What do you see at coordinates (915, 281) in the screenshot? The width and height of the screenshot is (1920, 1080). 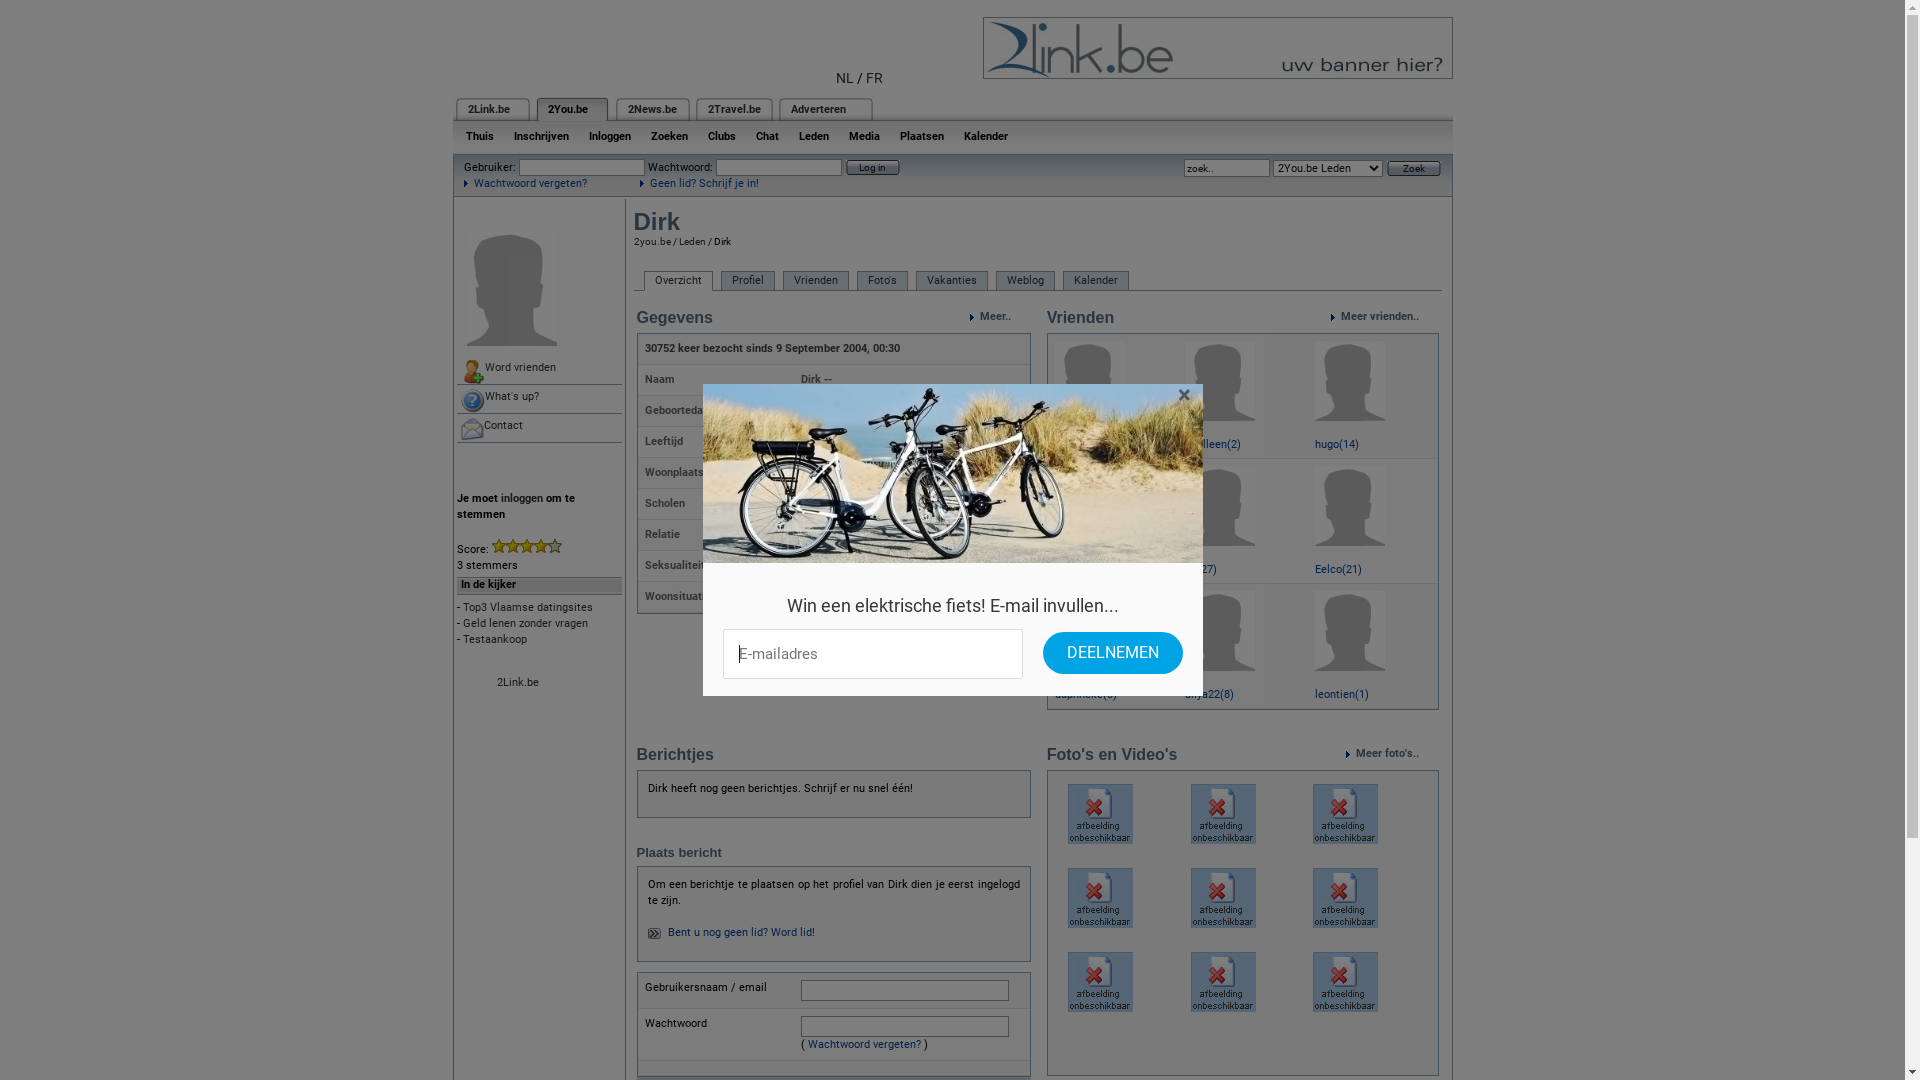 I see `'Vakanties'` at bounding box center [915, 281].